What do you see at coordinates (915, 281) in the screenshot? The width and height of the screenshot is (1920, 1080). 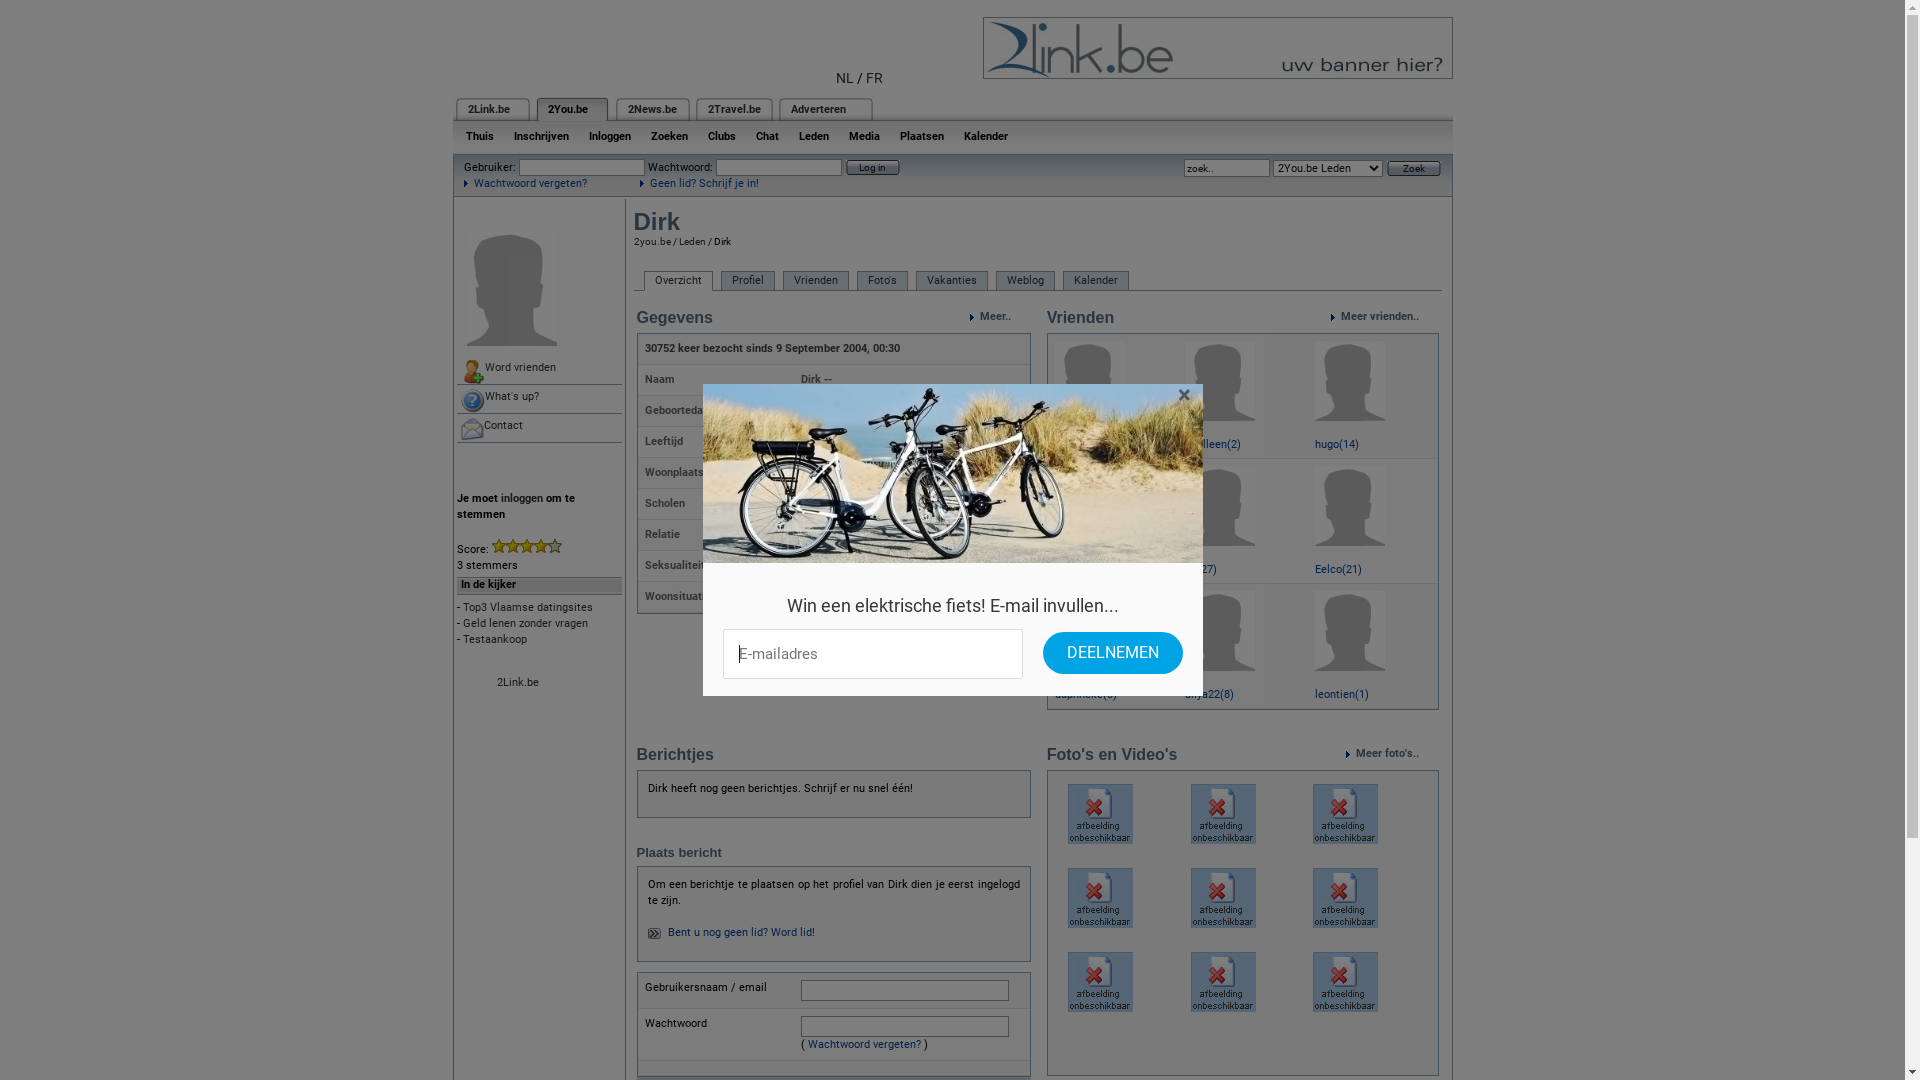 I see `'Vakanties'` at bounding box center [915, 281].